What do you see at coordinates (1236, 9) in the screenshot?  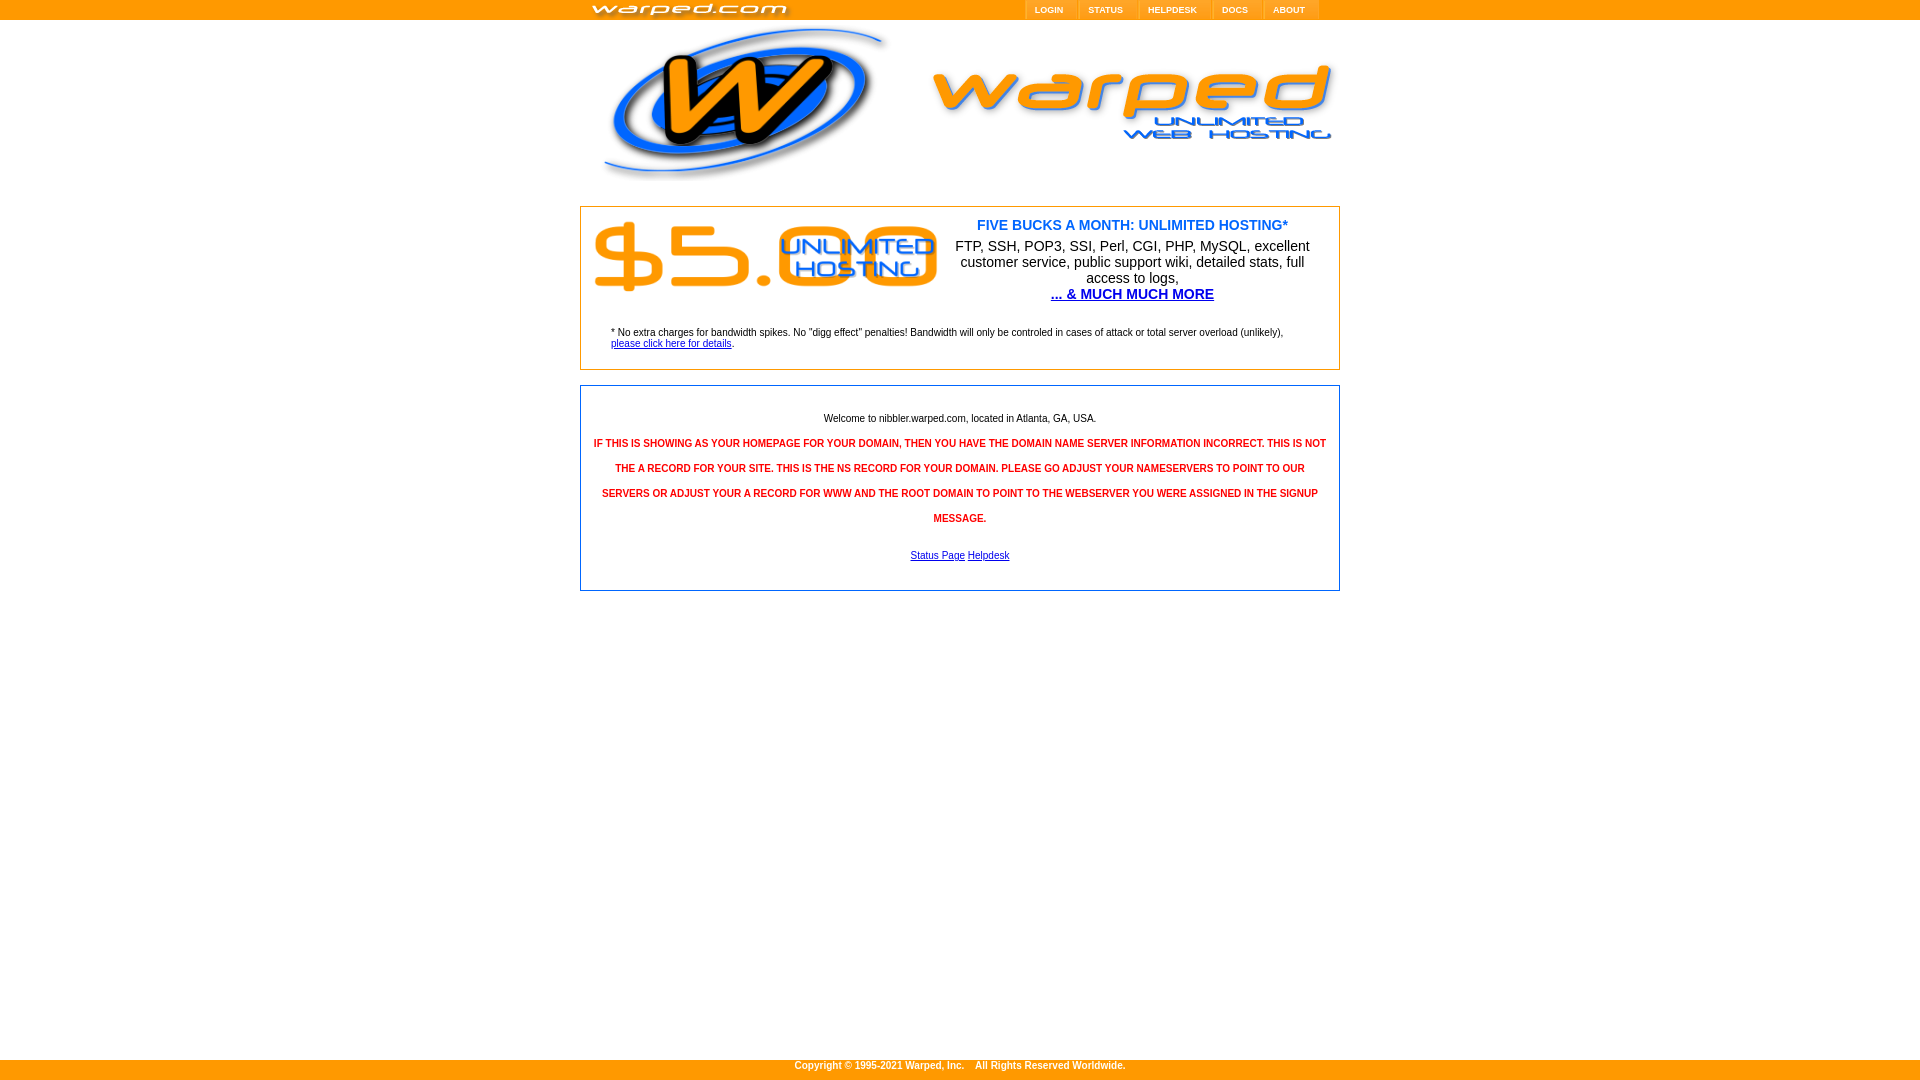 I see `'DOCS'` at bounding box center [1236, 9].